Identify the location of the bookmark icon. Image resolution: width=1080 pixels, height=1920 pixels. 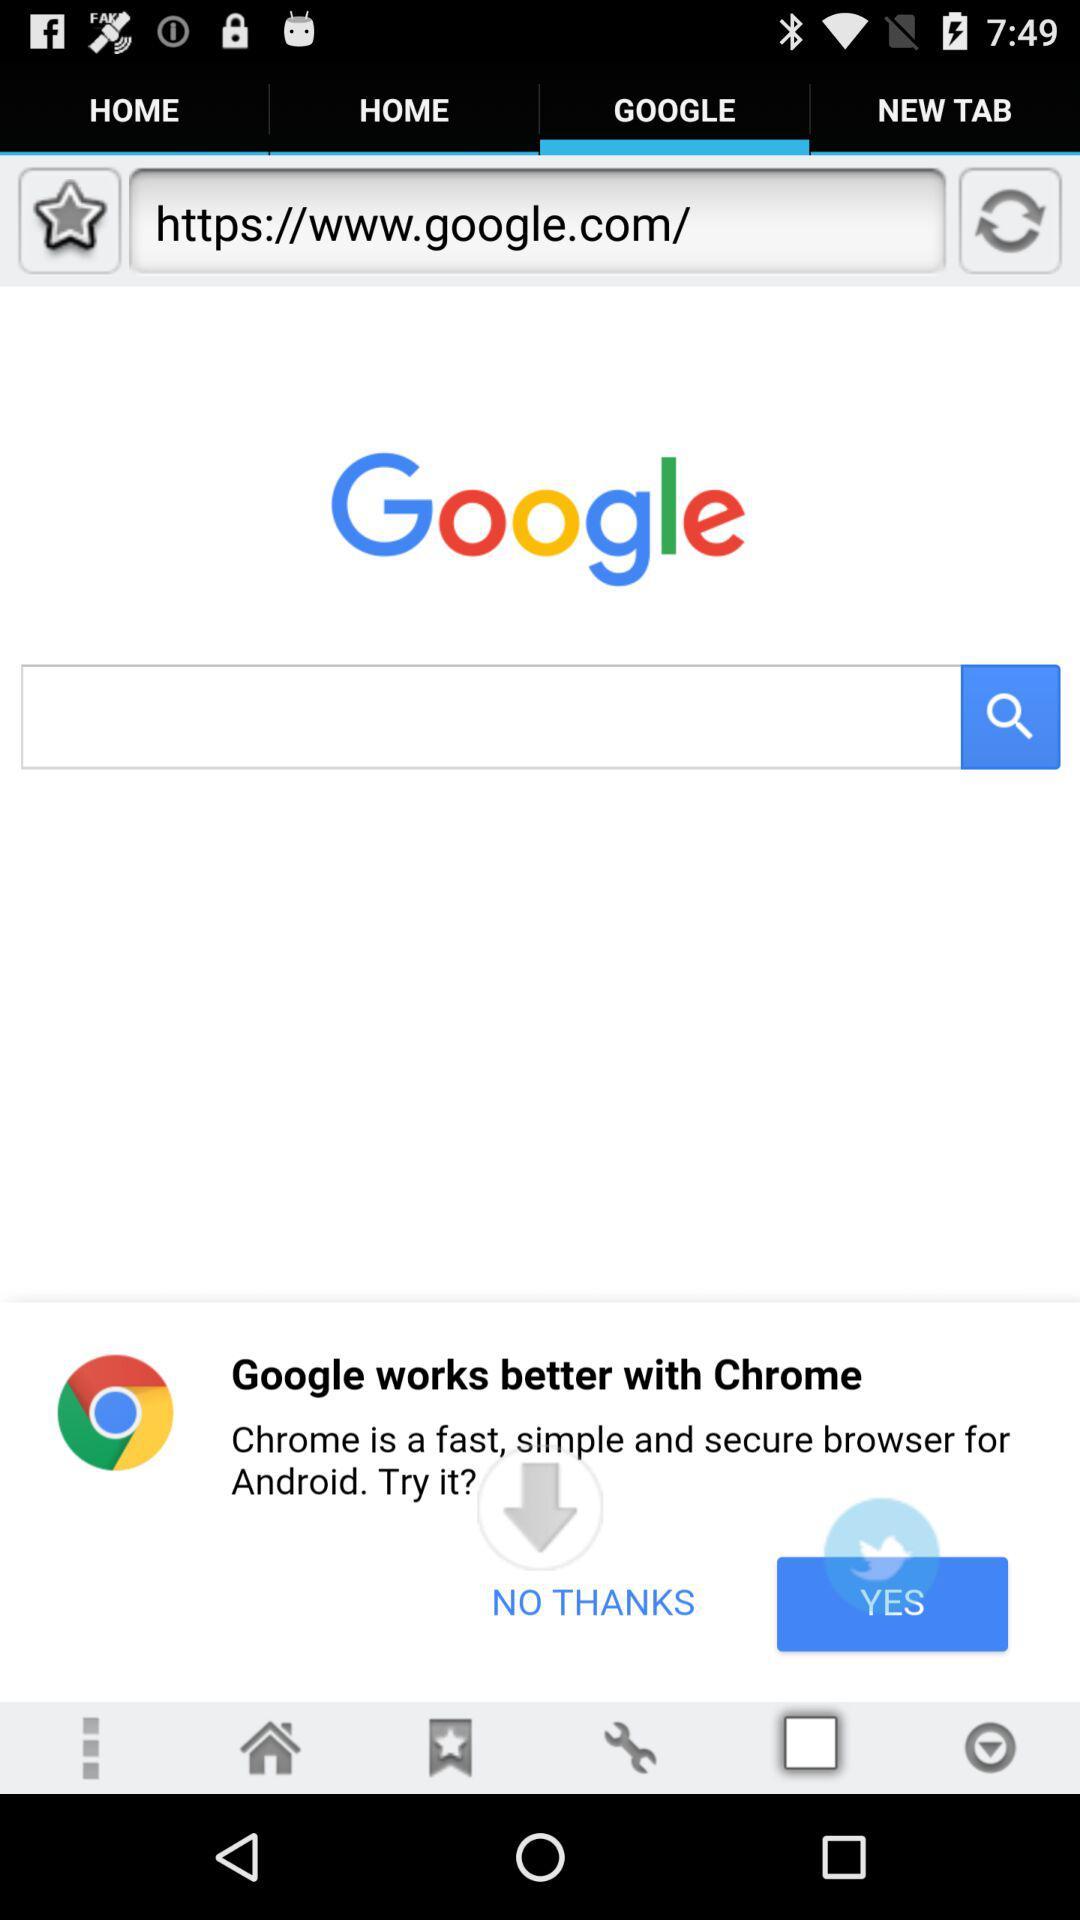
(450, 1869).